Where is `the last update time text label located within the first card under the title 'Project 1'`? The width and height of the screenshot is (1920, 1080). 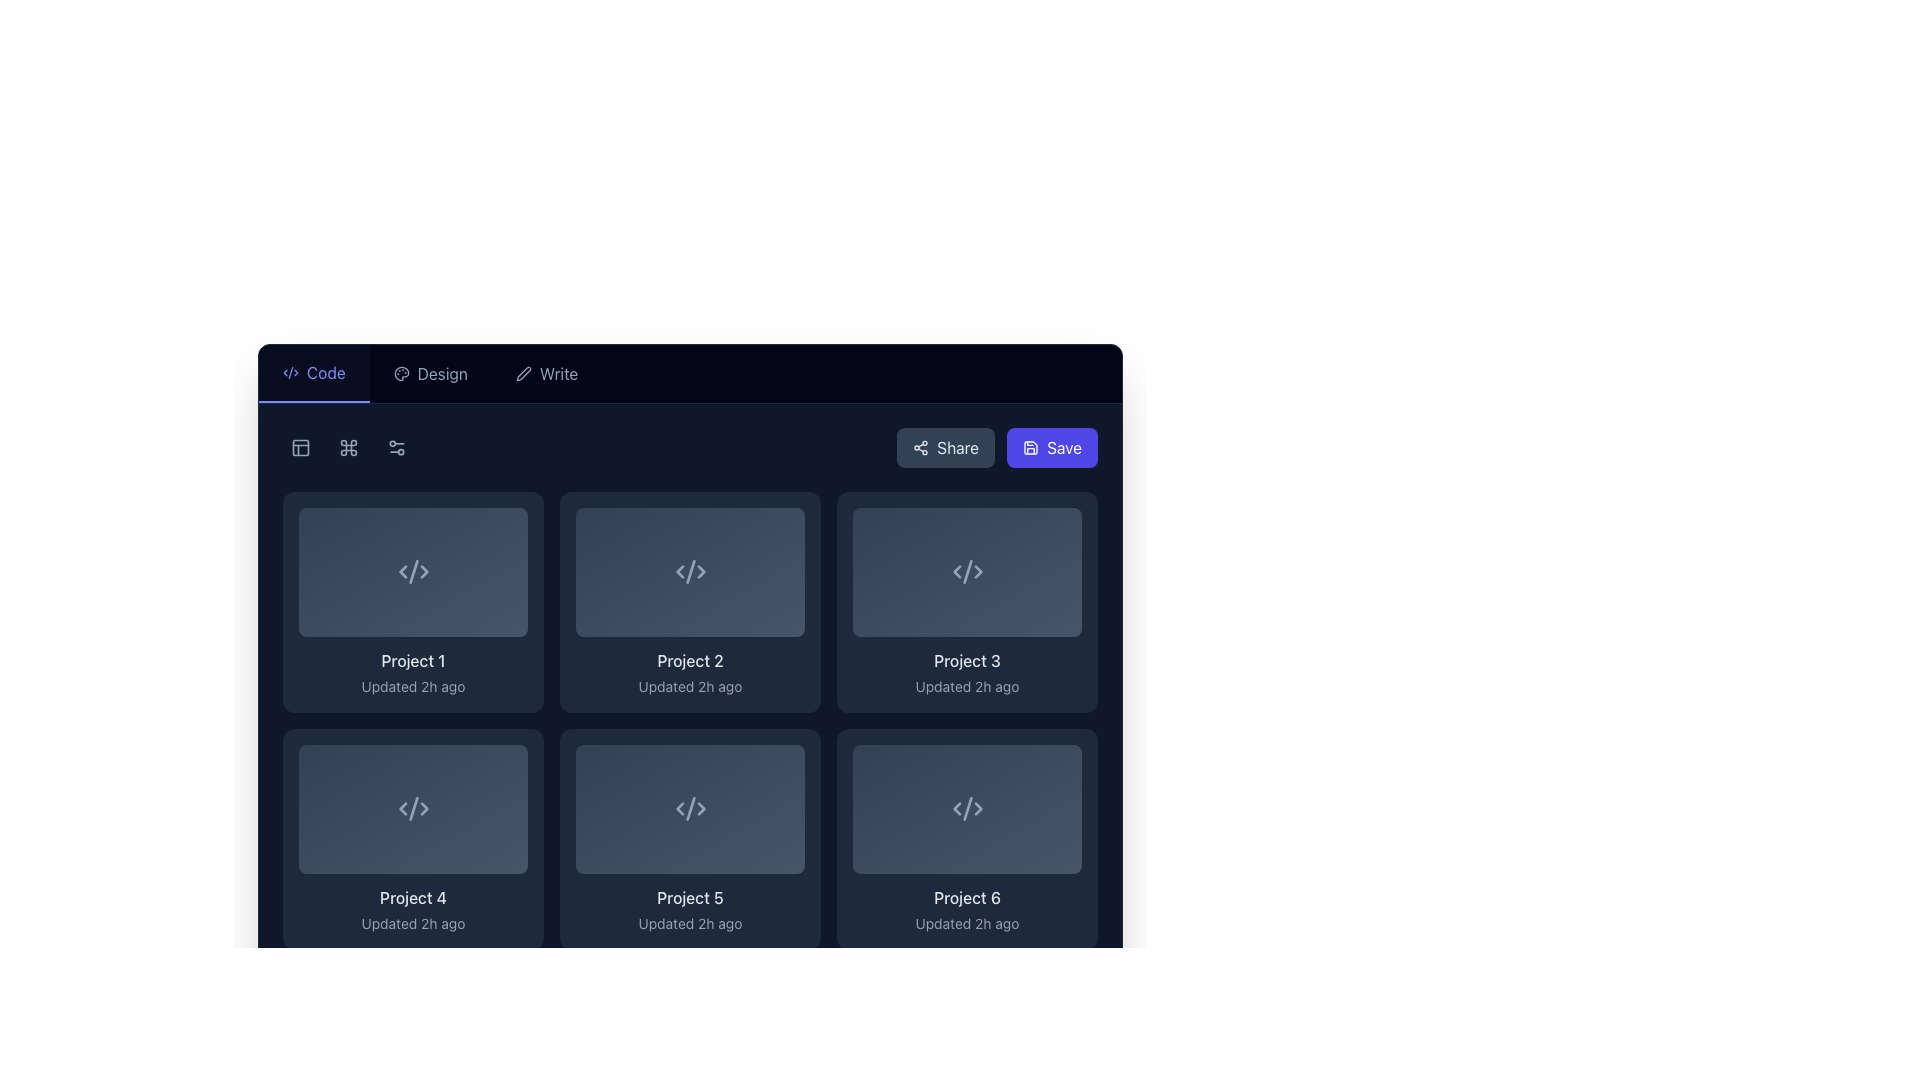 the last update time text label located within the first card under the title 'Project 1' is located at coordinates (412, 685).